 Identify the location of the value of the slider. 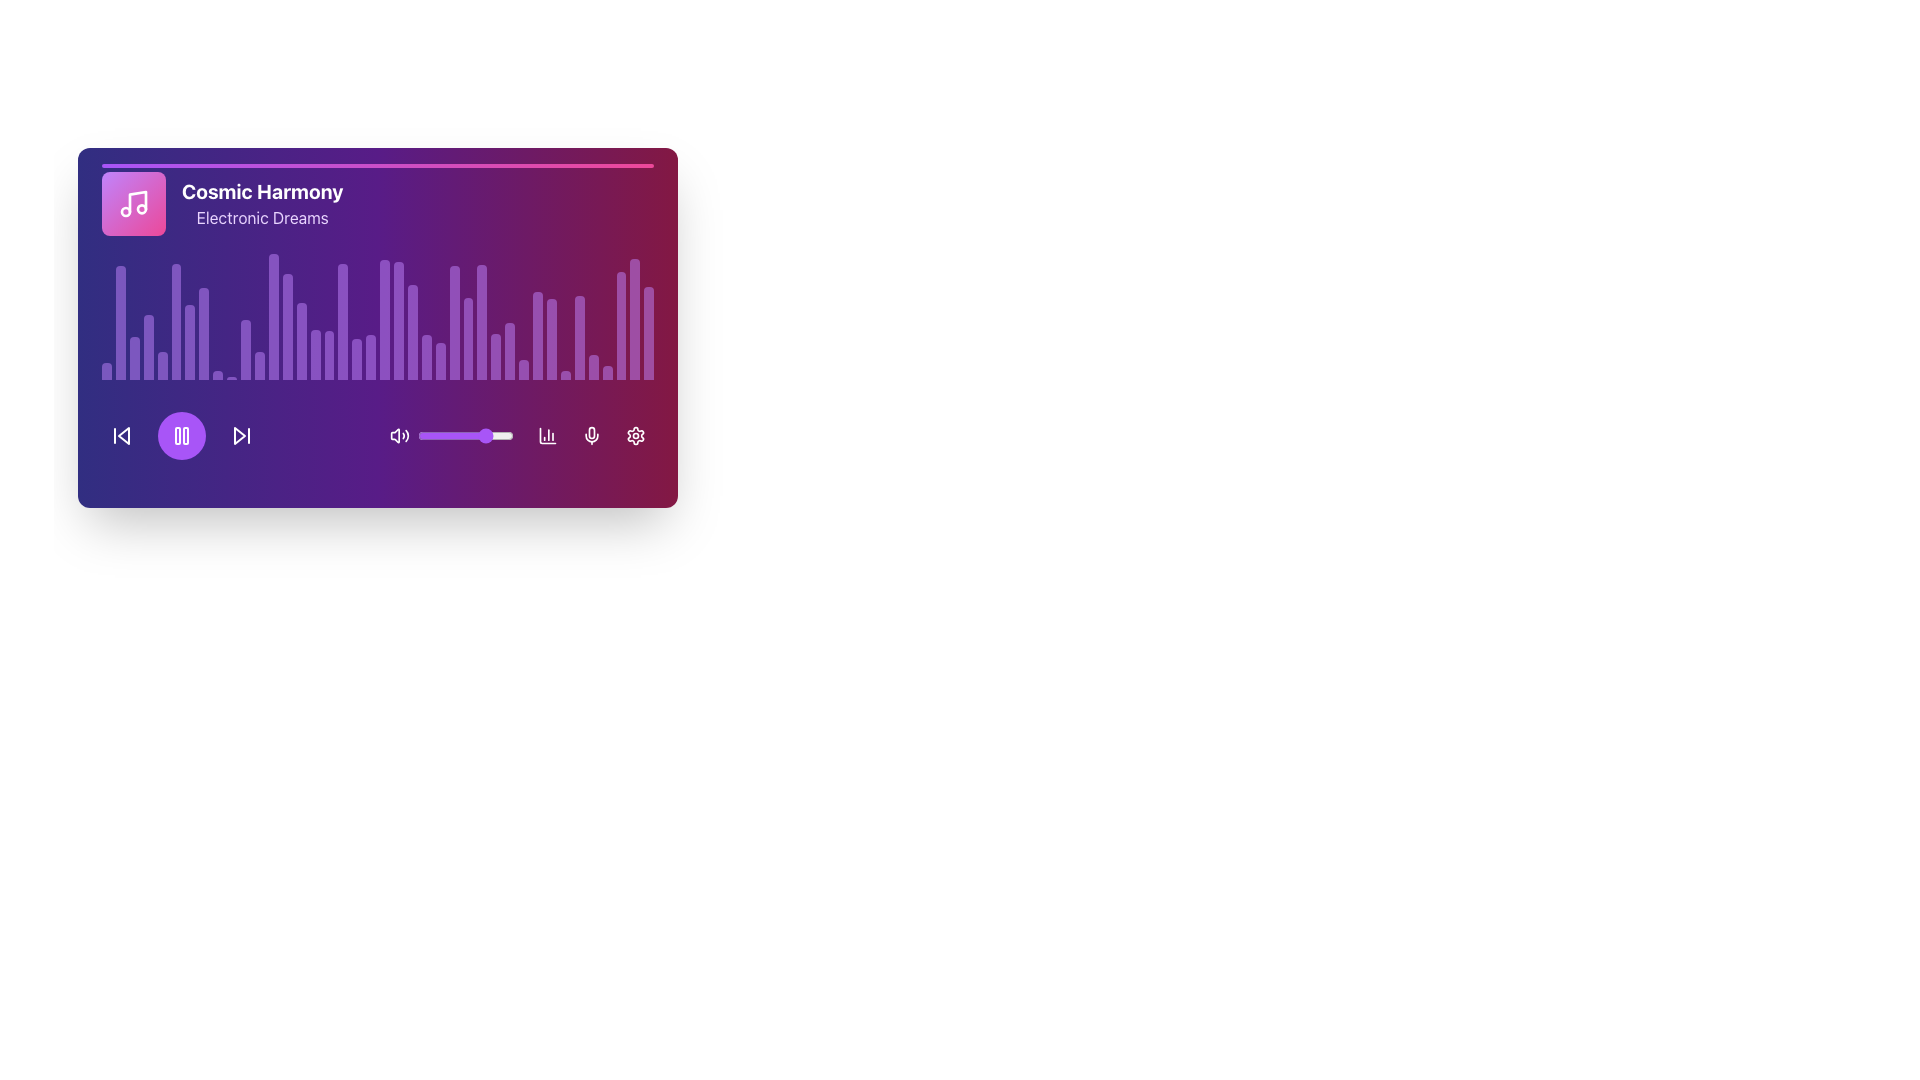
(466, 434).